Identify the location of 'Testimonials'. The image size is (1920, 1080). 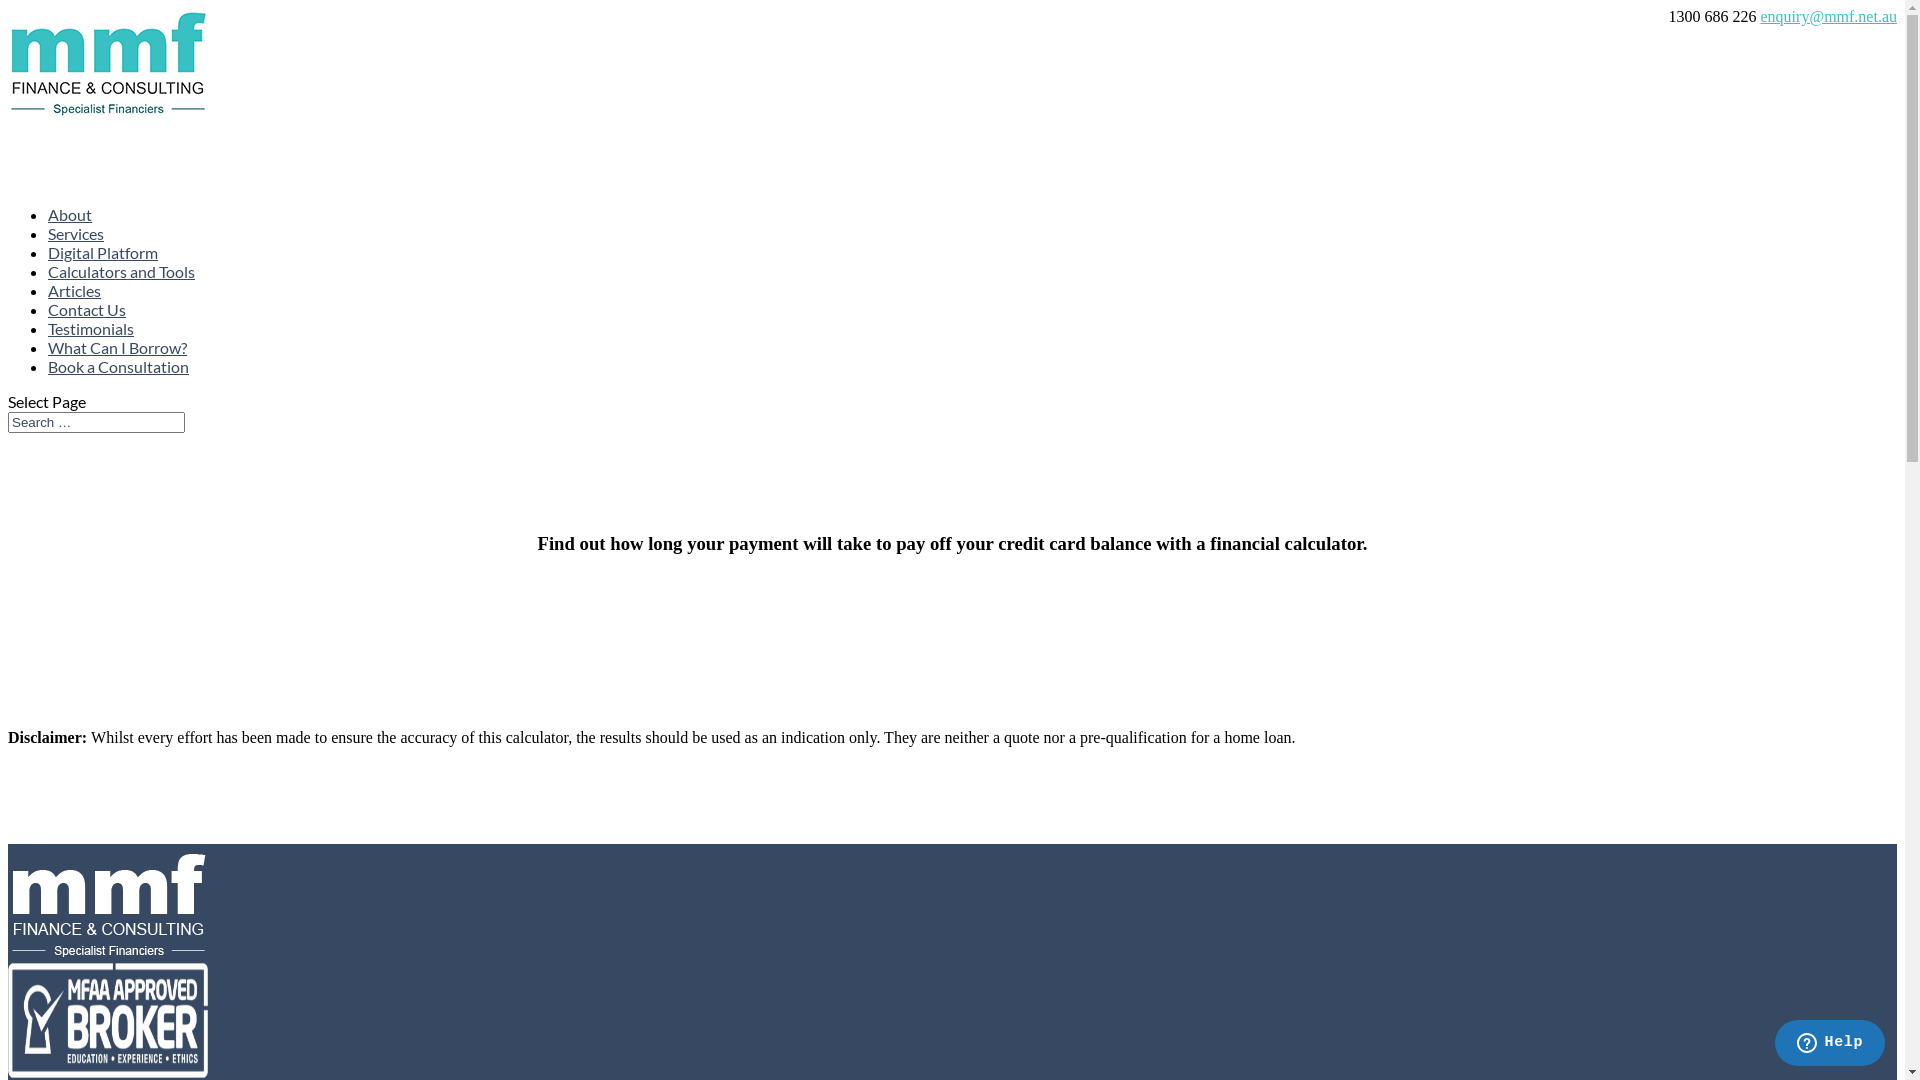
(90, 358).